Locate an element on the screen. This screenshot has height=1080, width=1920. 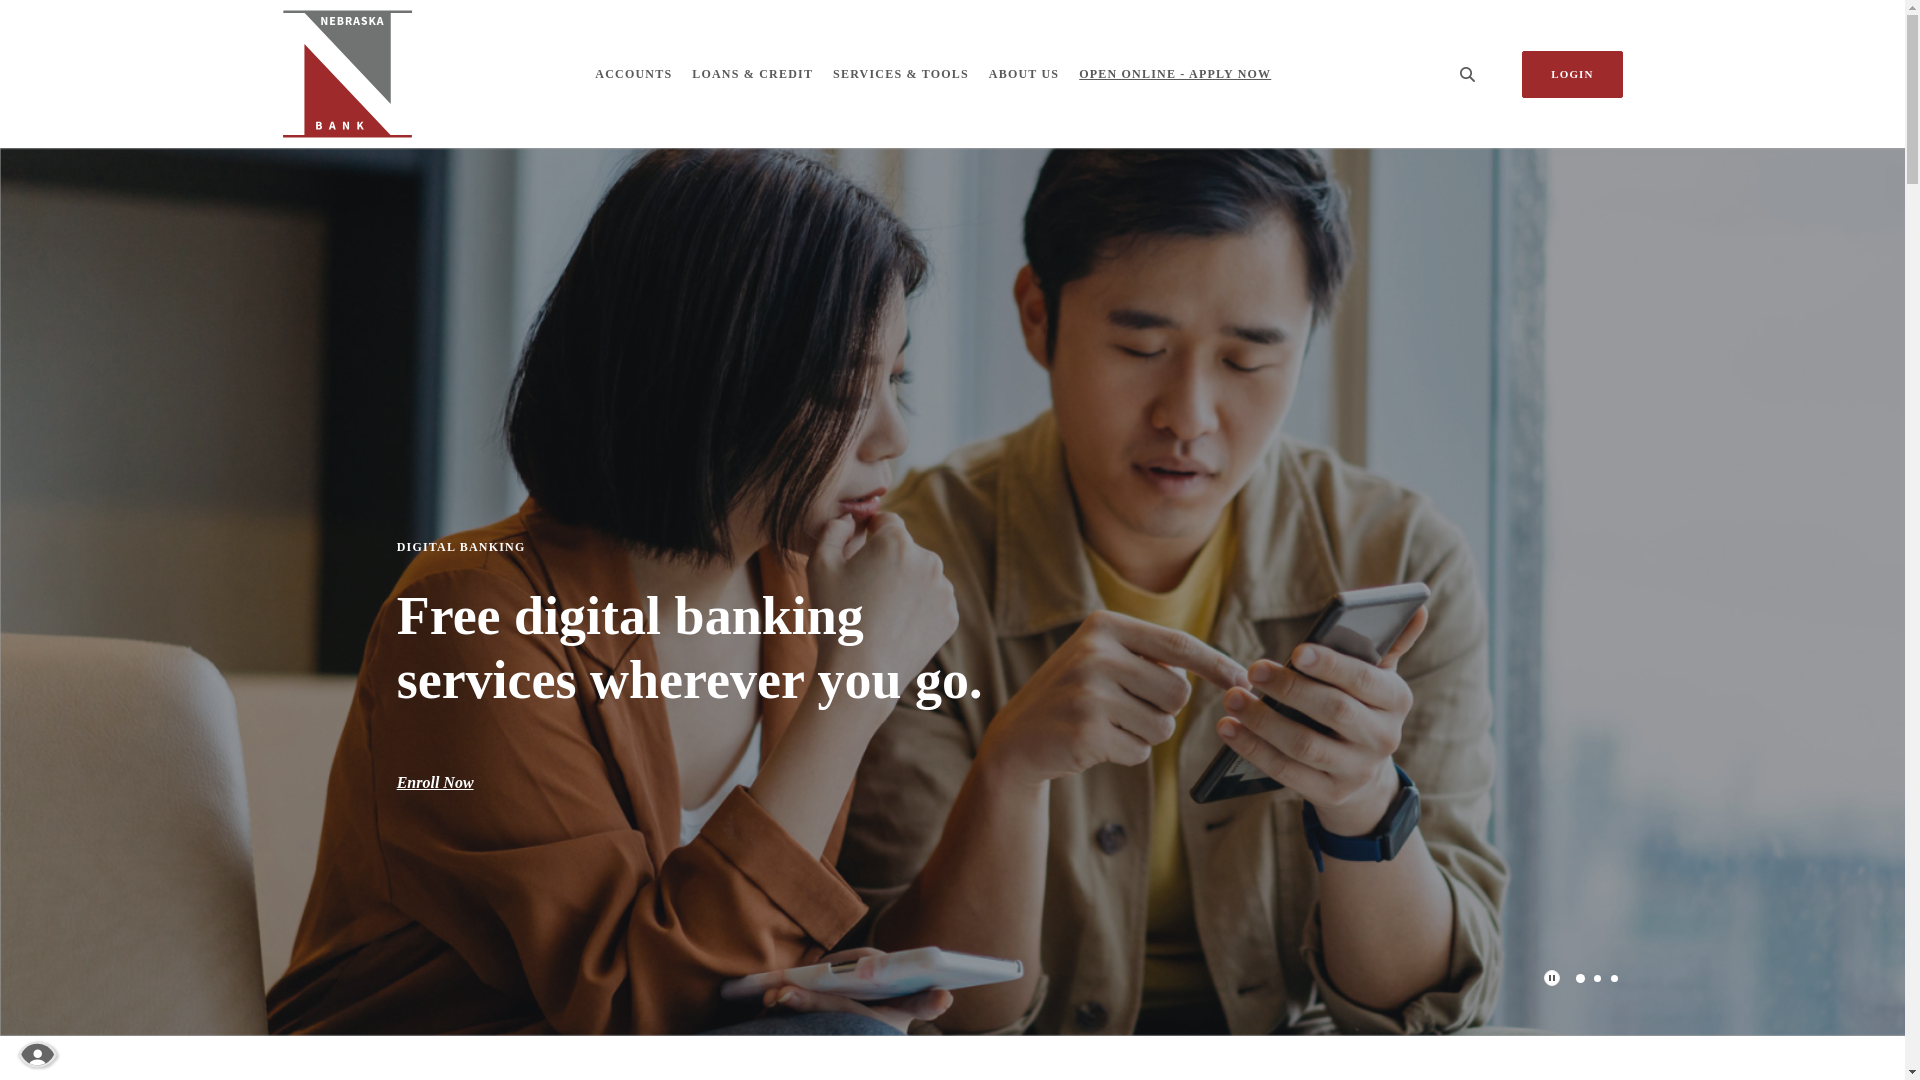
'Nebraska Bank, Dodge, NE' is located at coordinates (281, 72).